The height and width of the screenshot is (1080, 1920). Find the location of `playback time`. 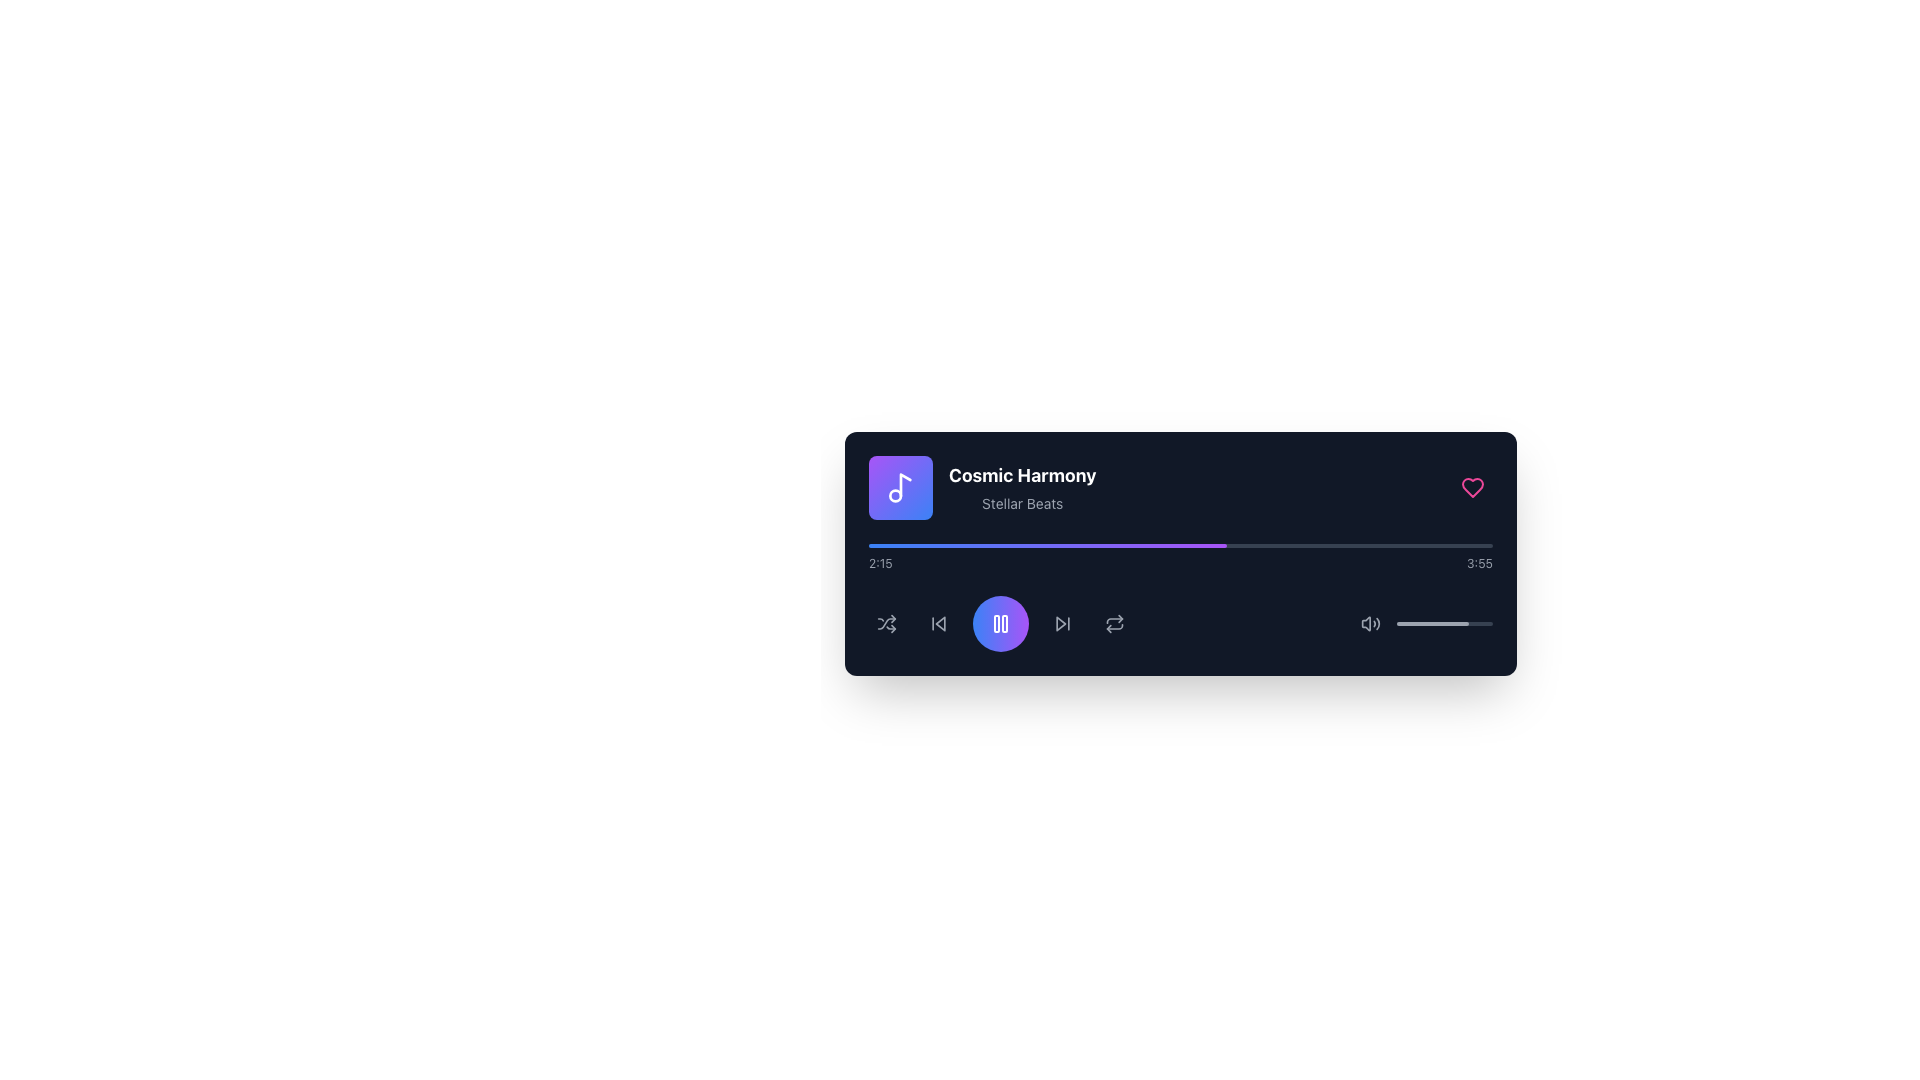

playback time is located at coordinates (874, 546).